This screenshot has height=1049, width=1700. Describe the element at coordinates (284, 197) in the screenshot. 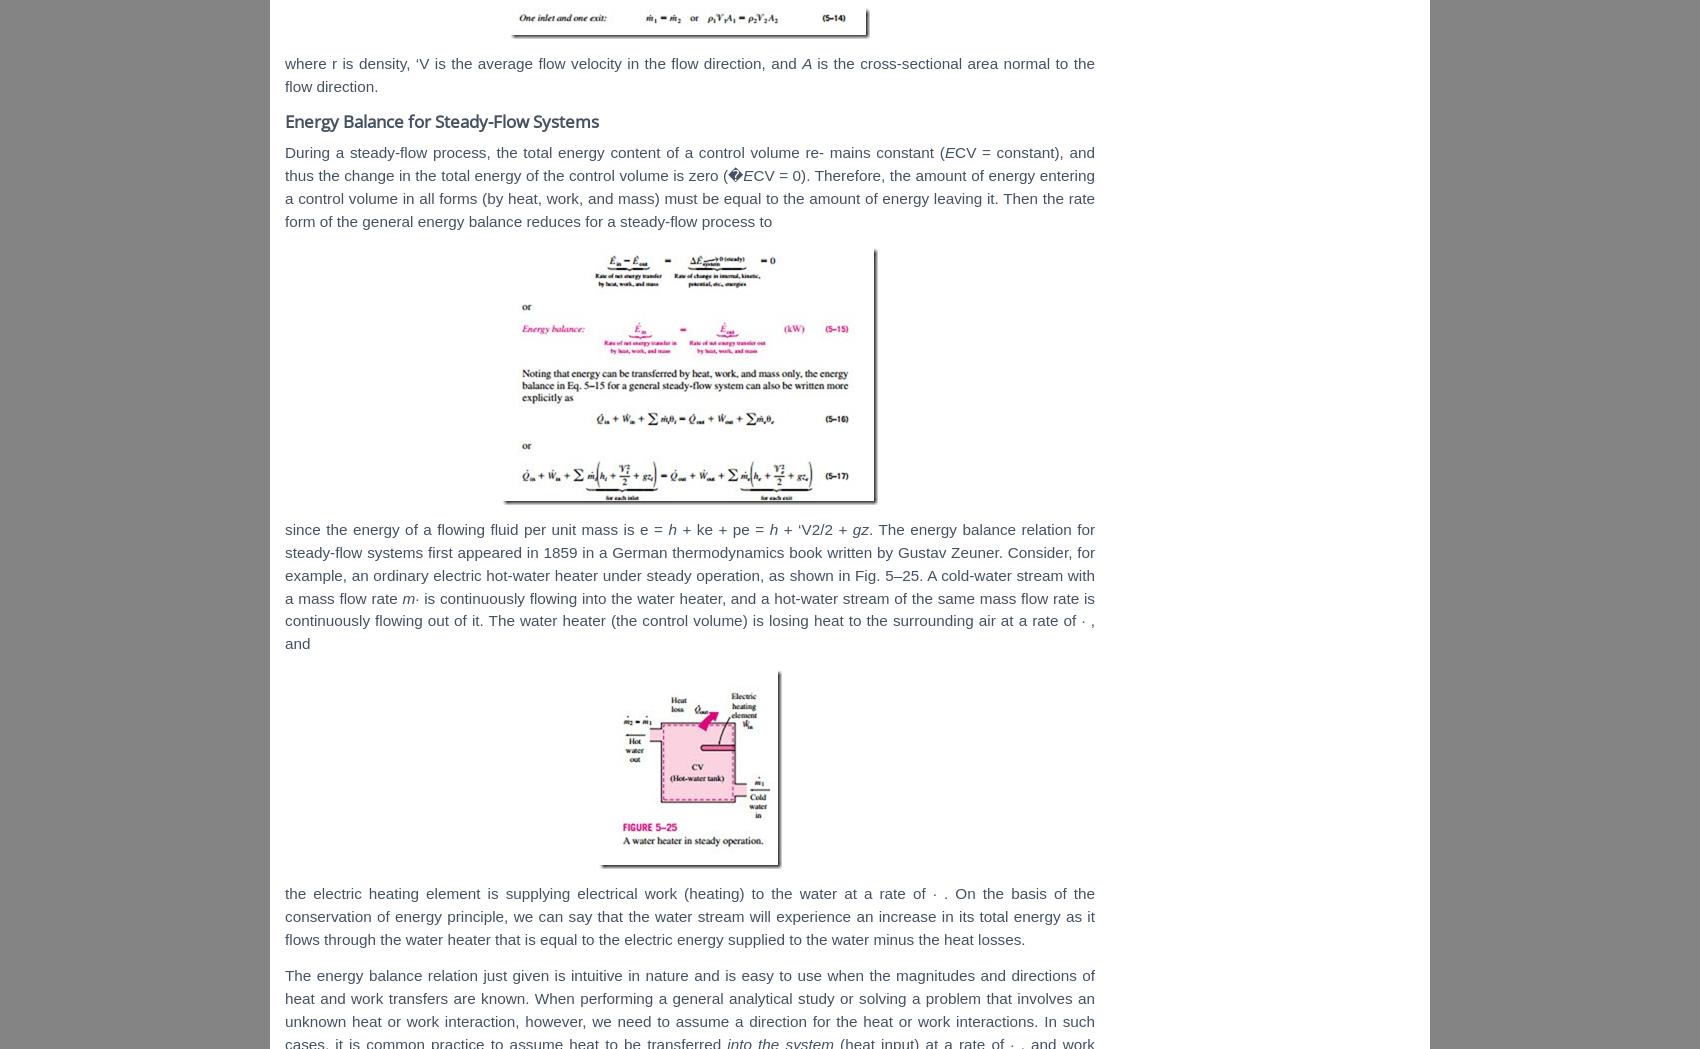

I see `'CV = 0). Therefore, the amount of energy entering a control volume in all forms (by heat, work, and mass) must be equal to the amount of energy leaving it. Then the rate form of the general energy balance'` at that location.